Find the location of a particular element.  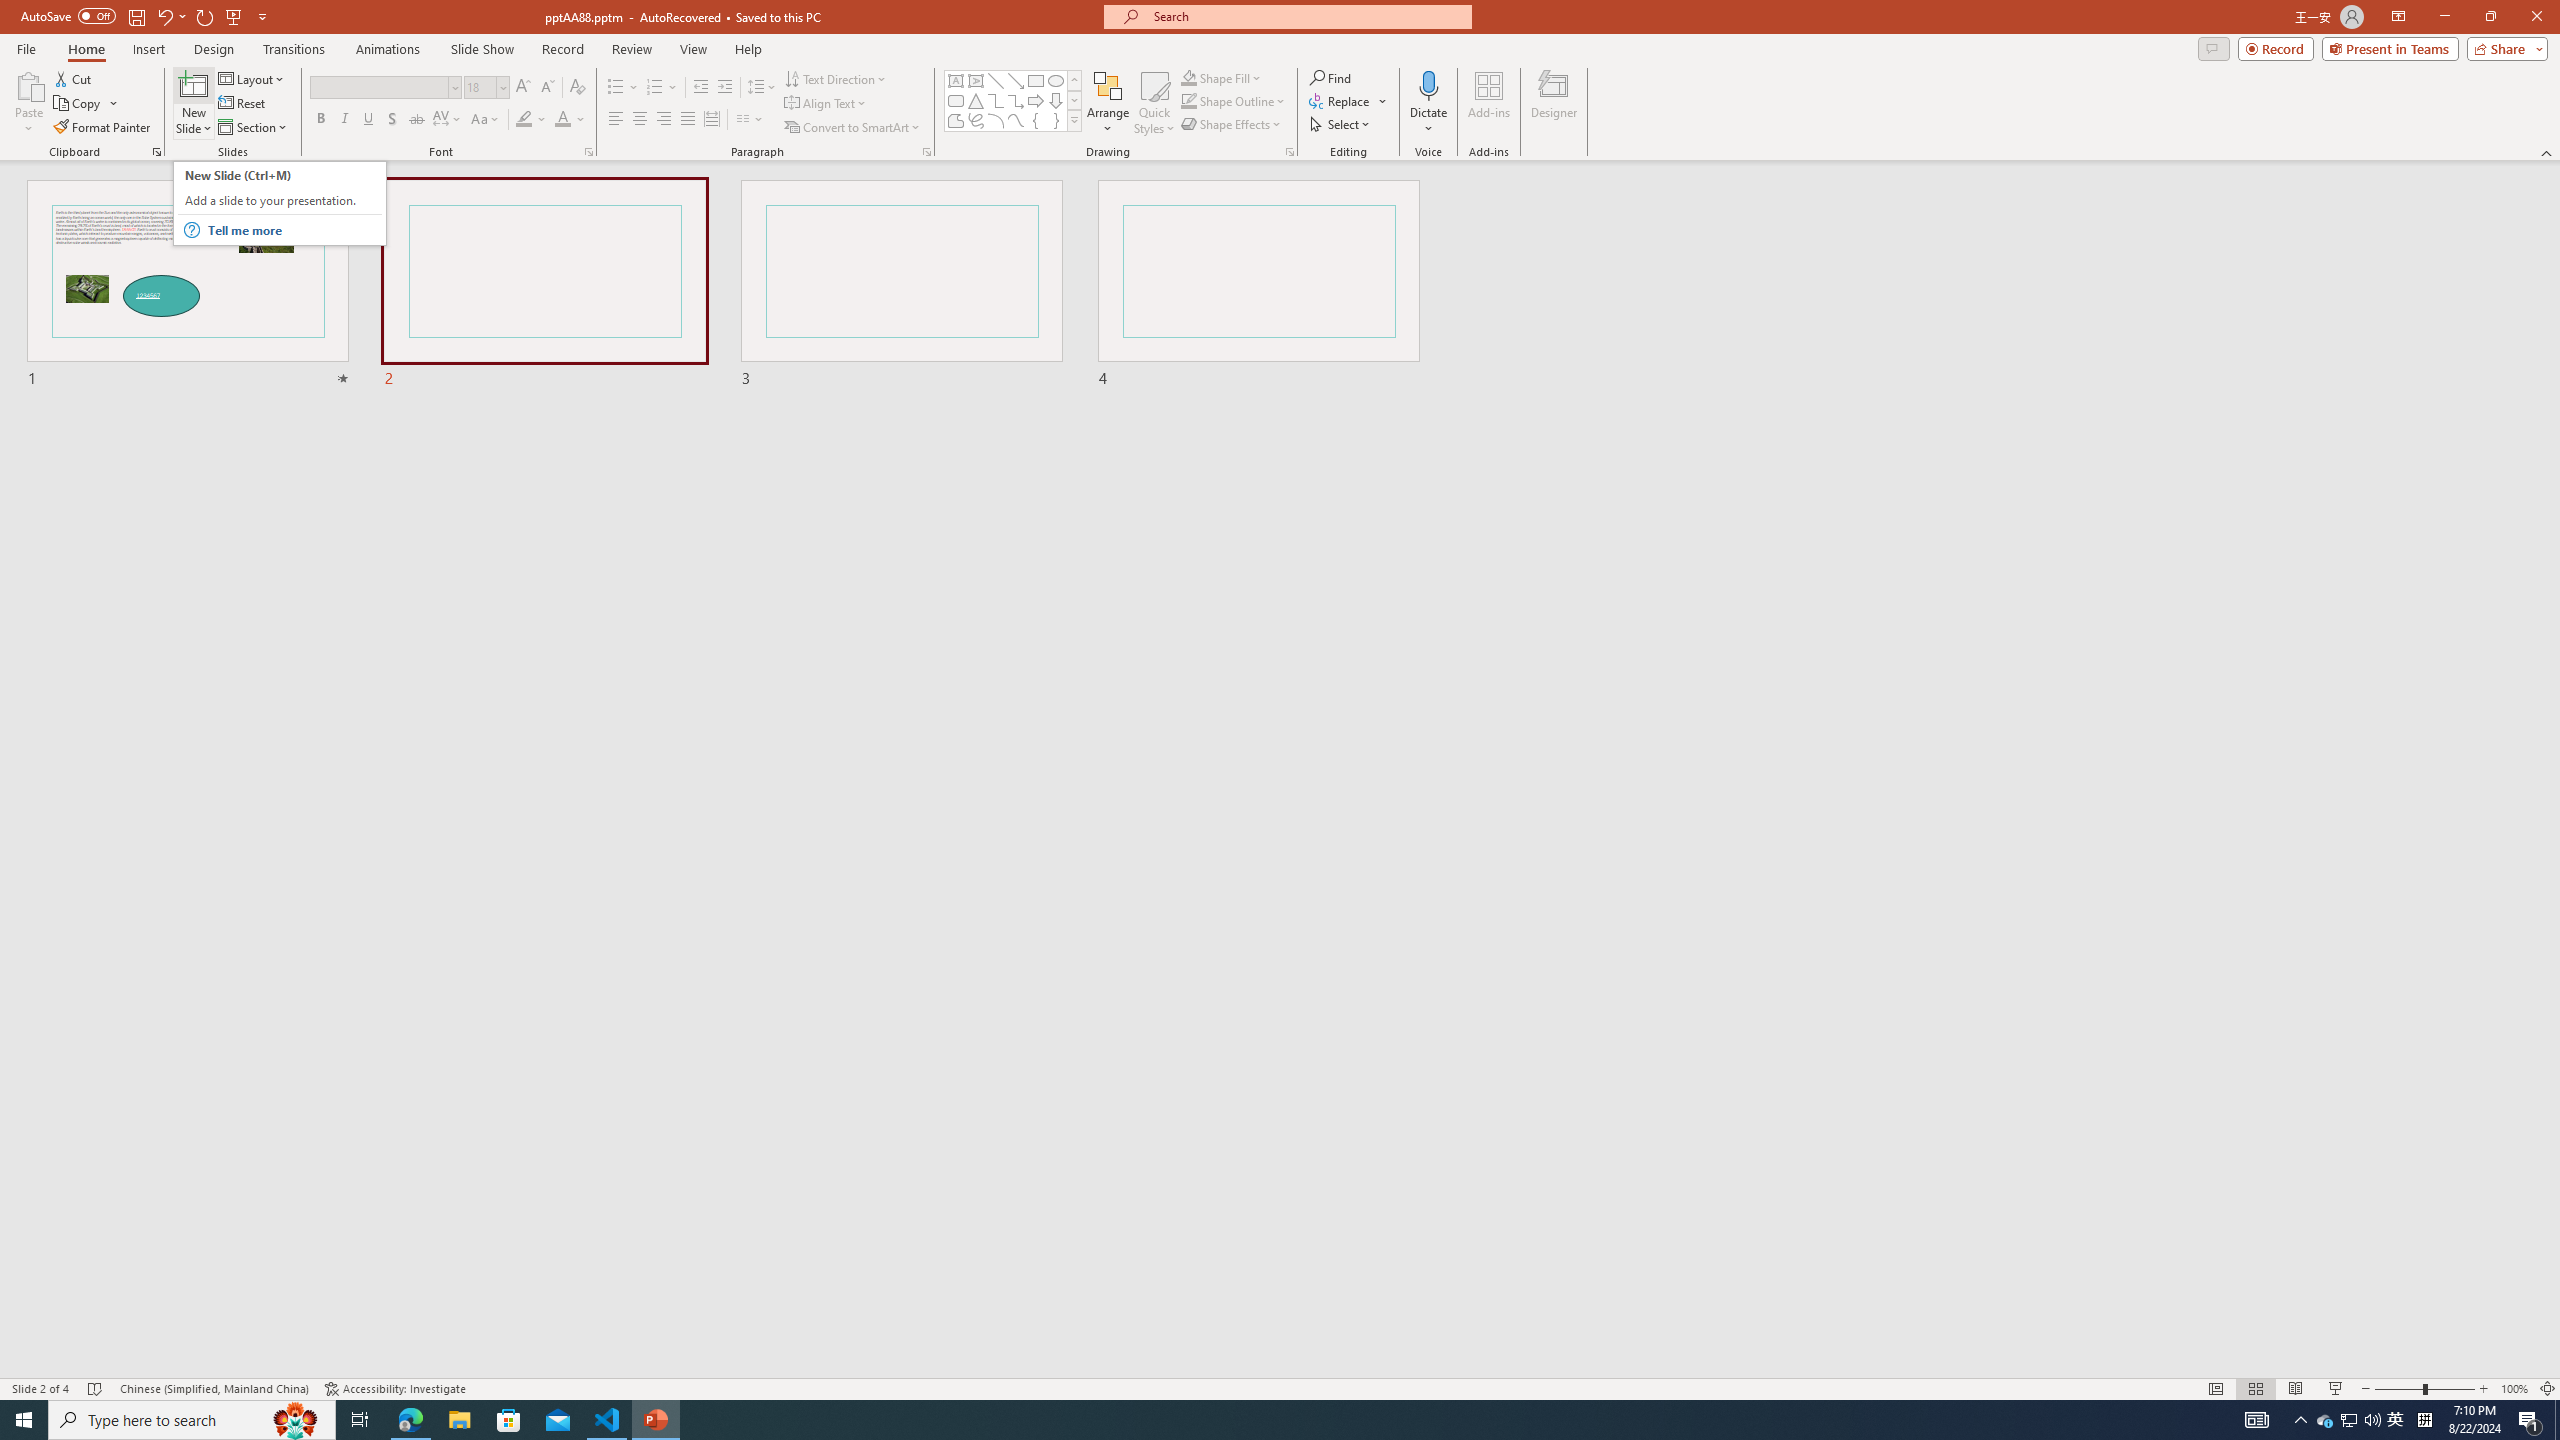

'Help' is located at coordinates (747, 49).